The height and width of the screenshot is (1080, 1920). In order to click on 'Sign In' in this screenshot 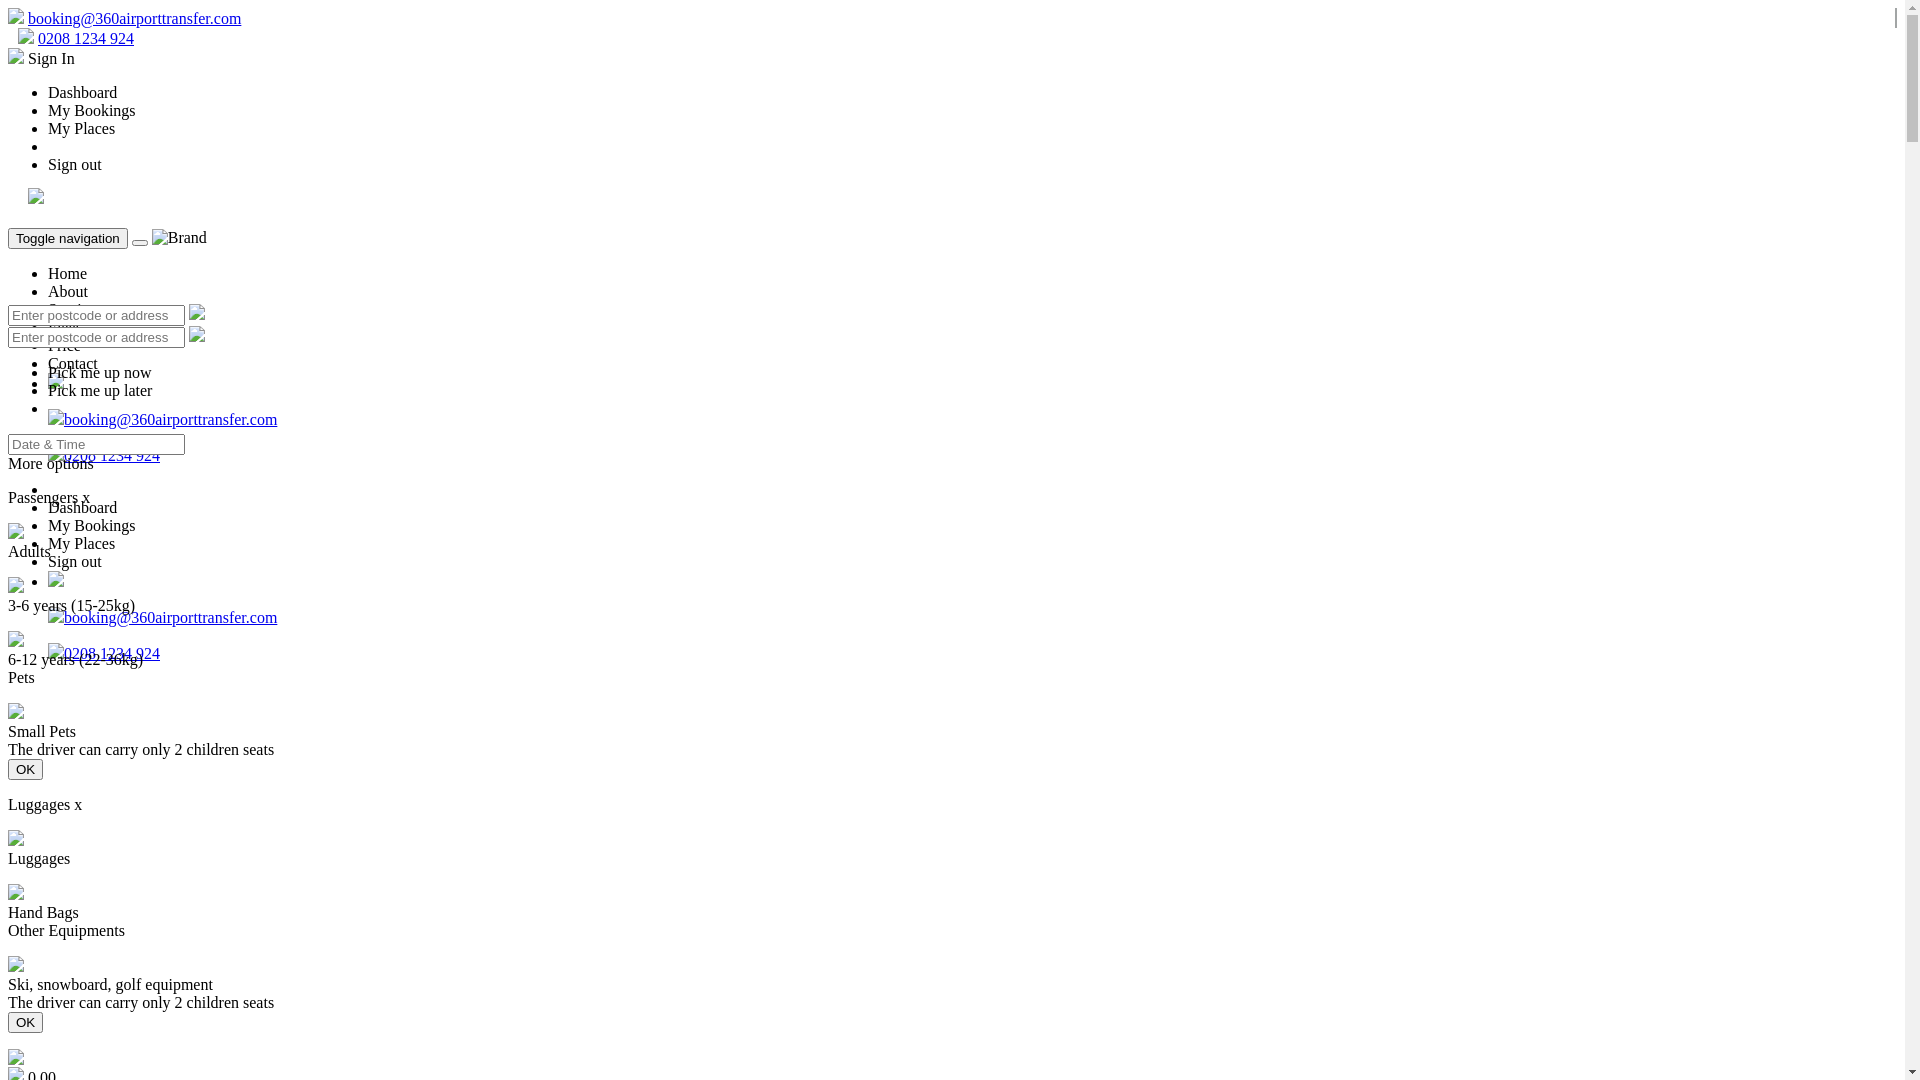, I will do `click(41, 57)`.